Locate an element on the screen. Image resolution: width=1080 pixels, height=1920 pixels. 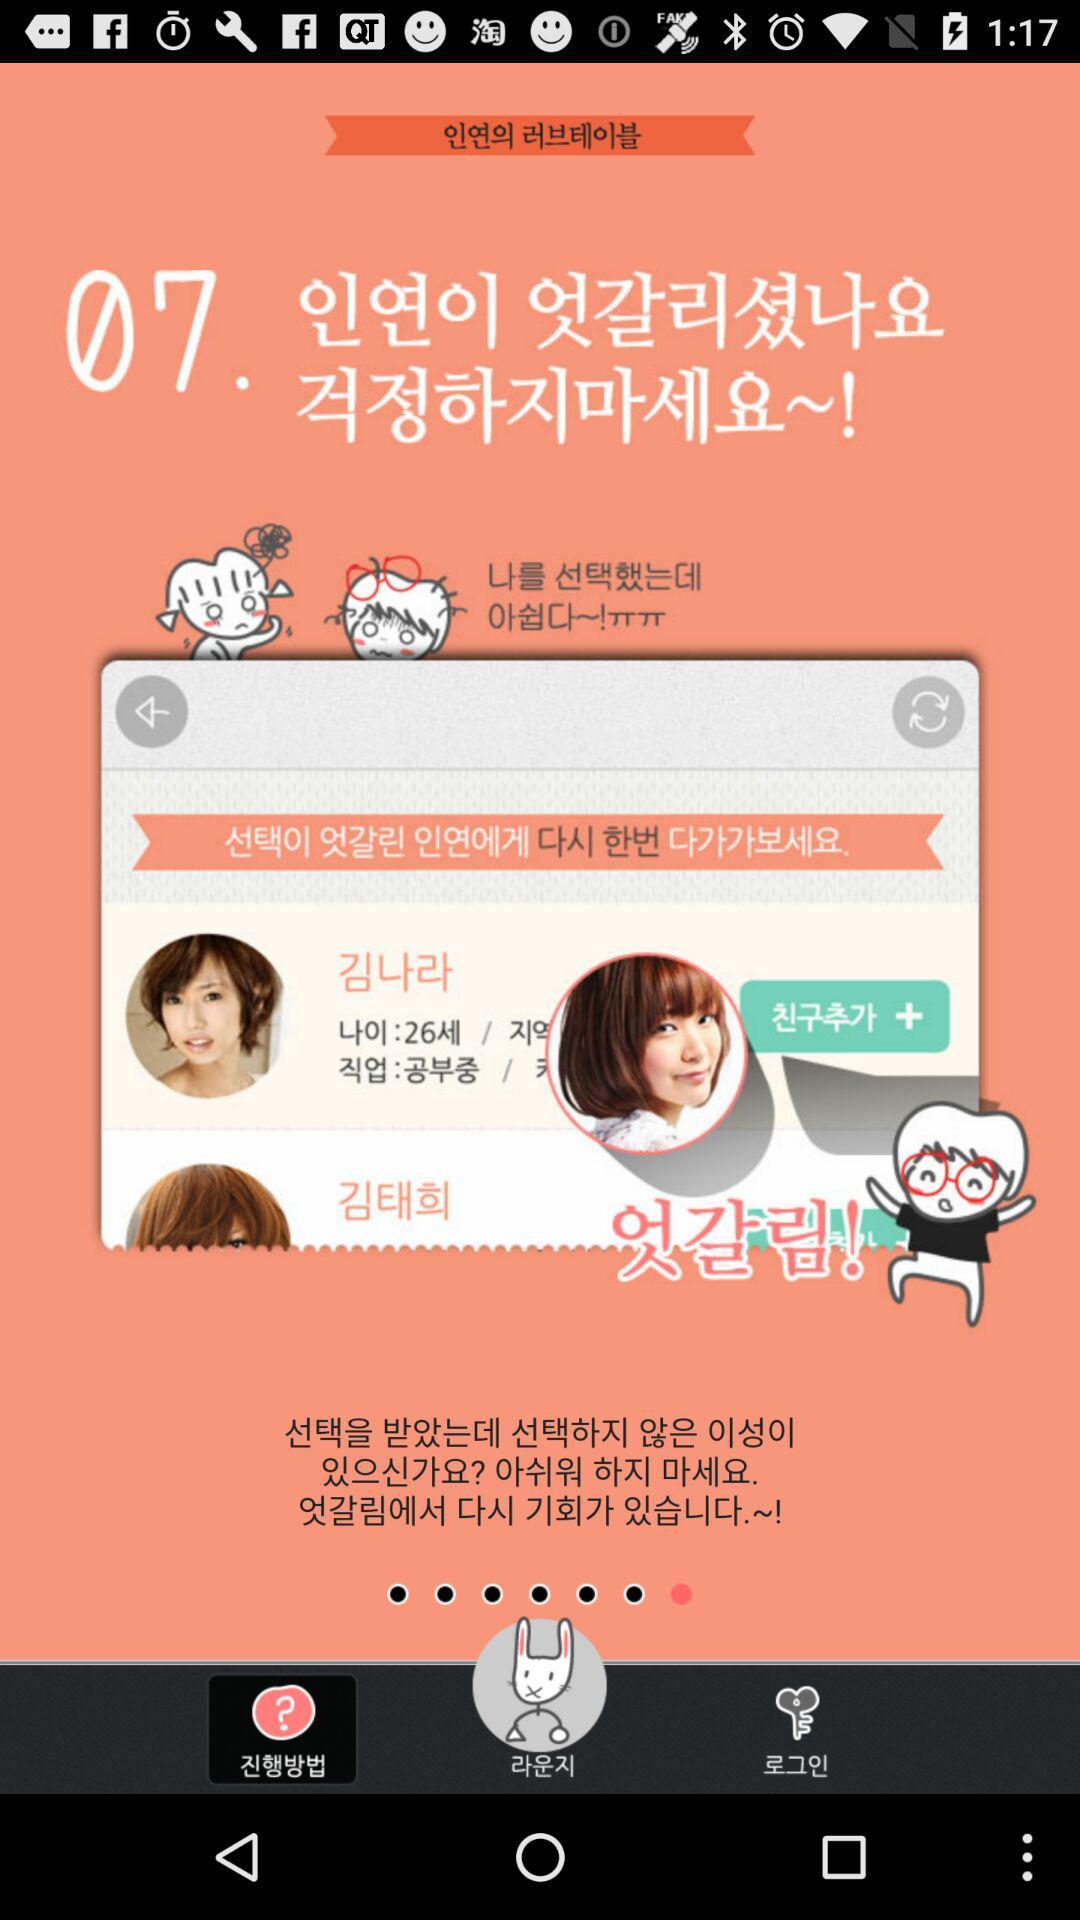
switch to tab is located at coordinates (585, 1593).